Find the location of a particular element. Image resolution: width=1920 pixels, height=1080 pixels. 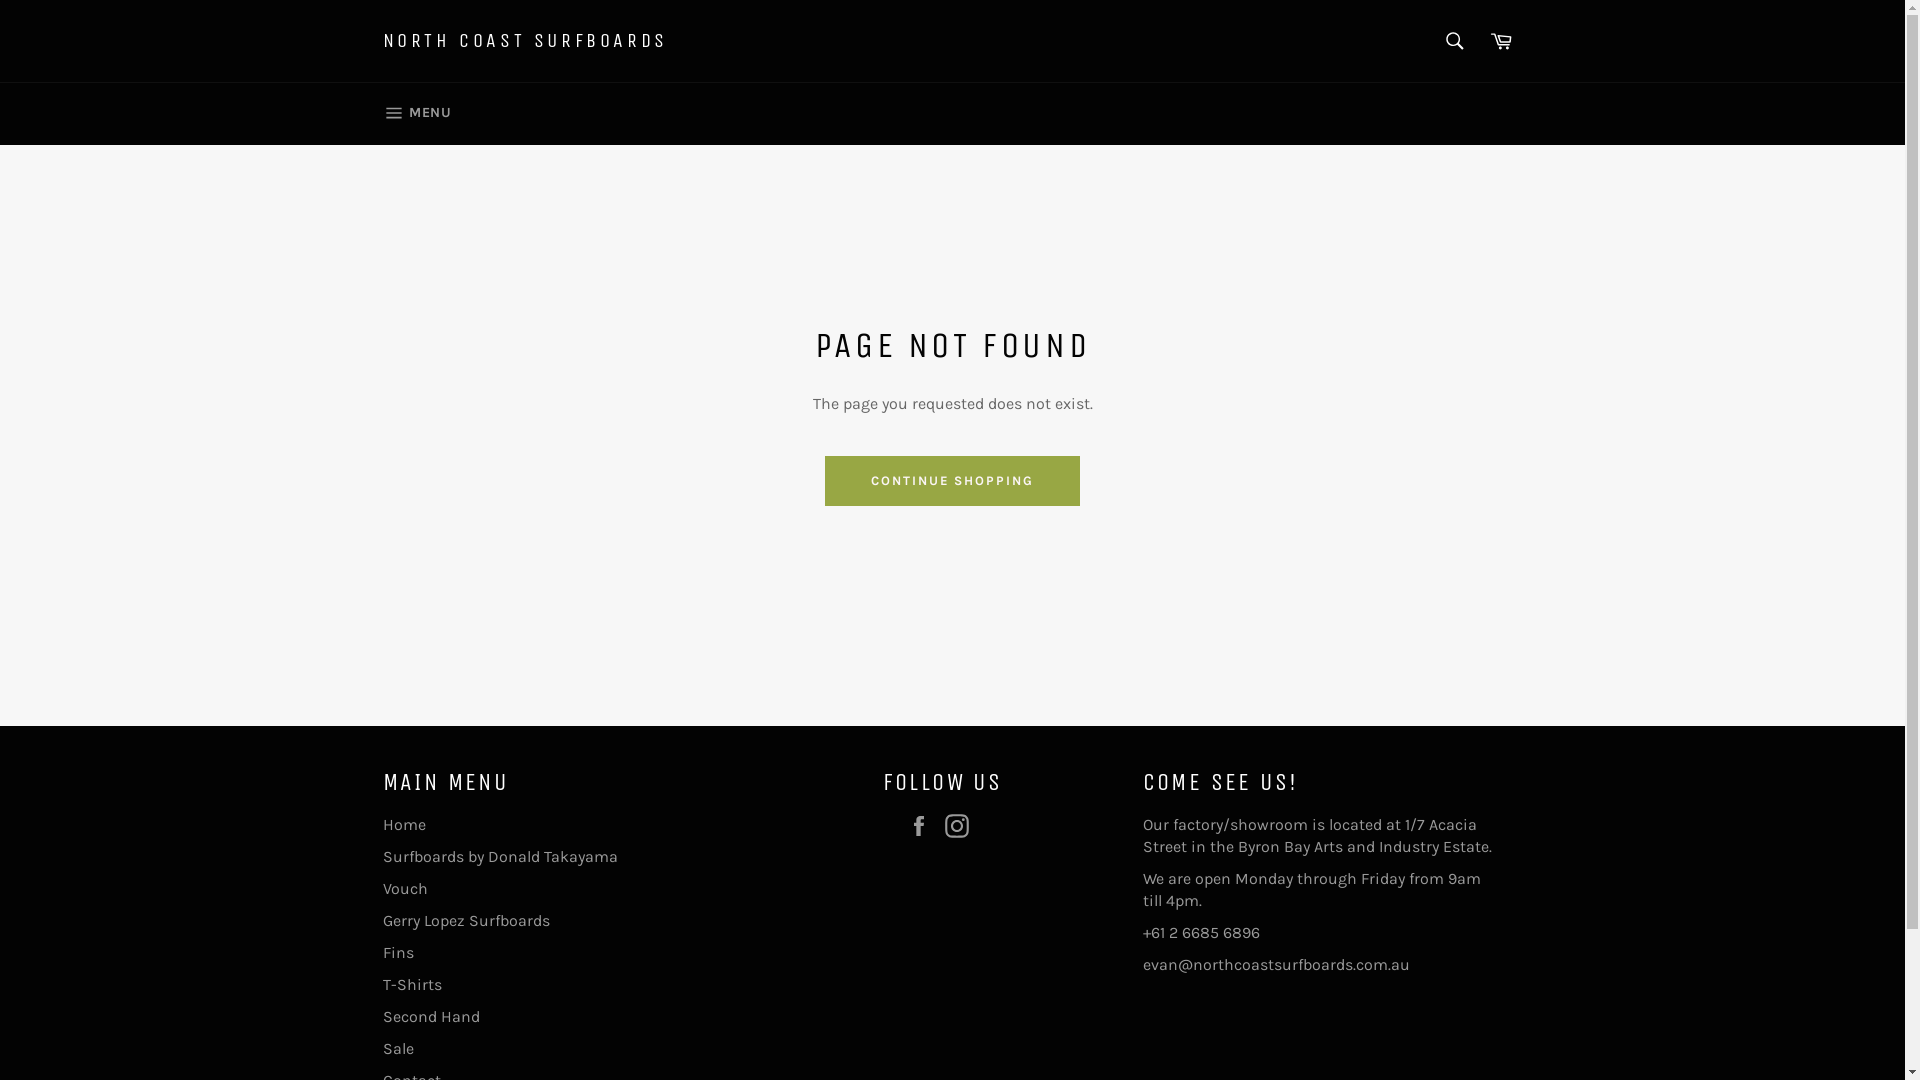

'NORTH COAST SURFBOARDS' is located at coordinates (524, 41).